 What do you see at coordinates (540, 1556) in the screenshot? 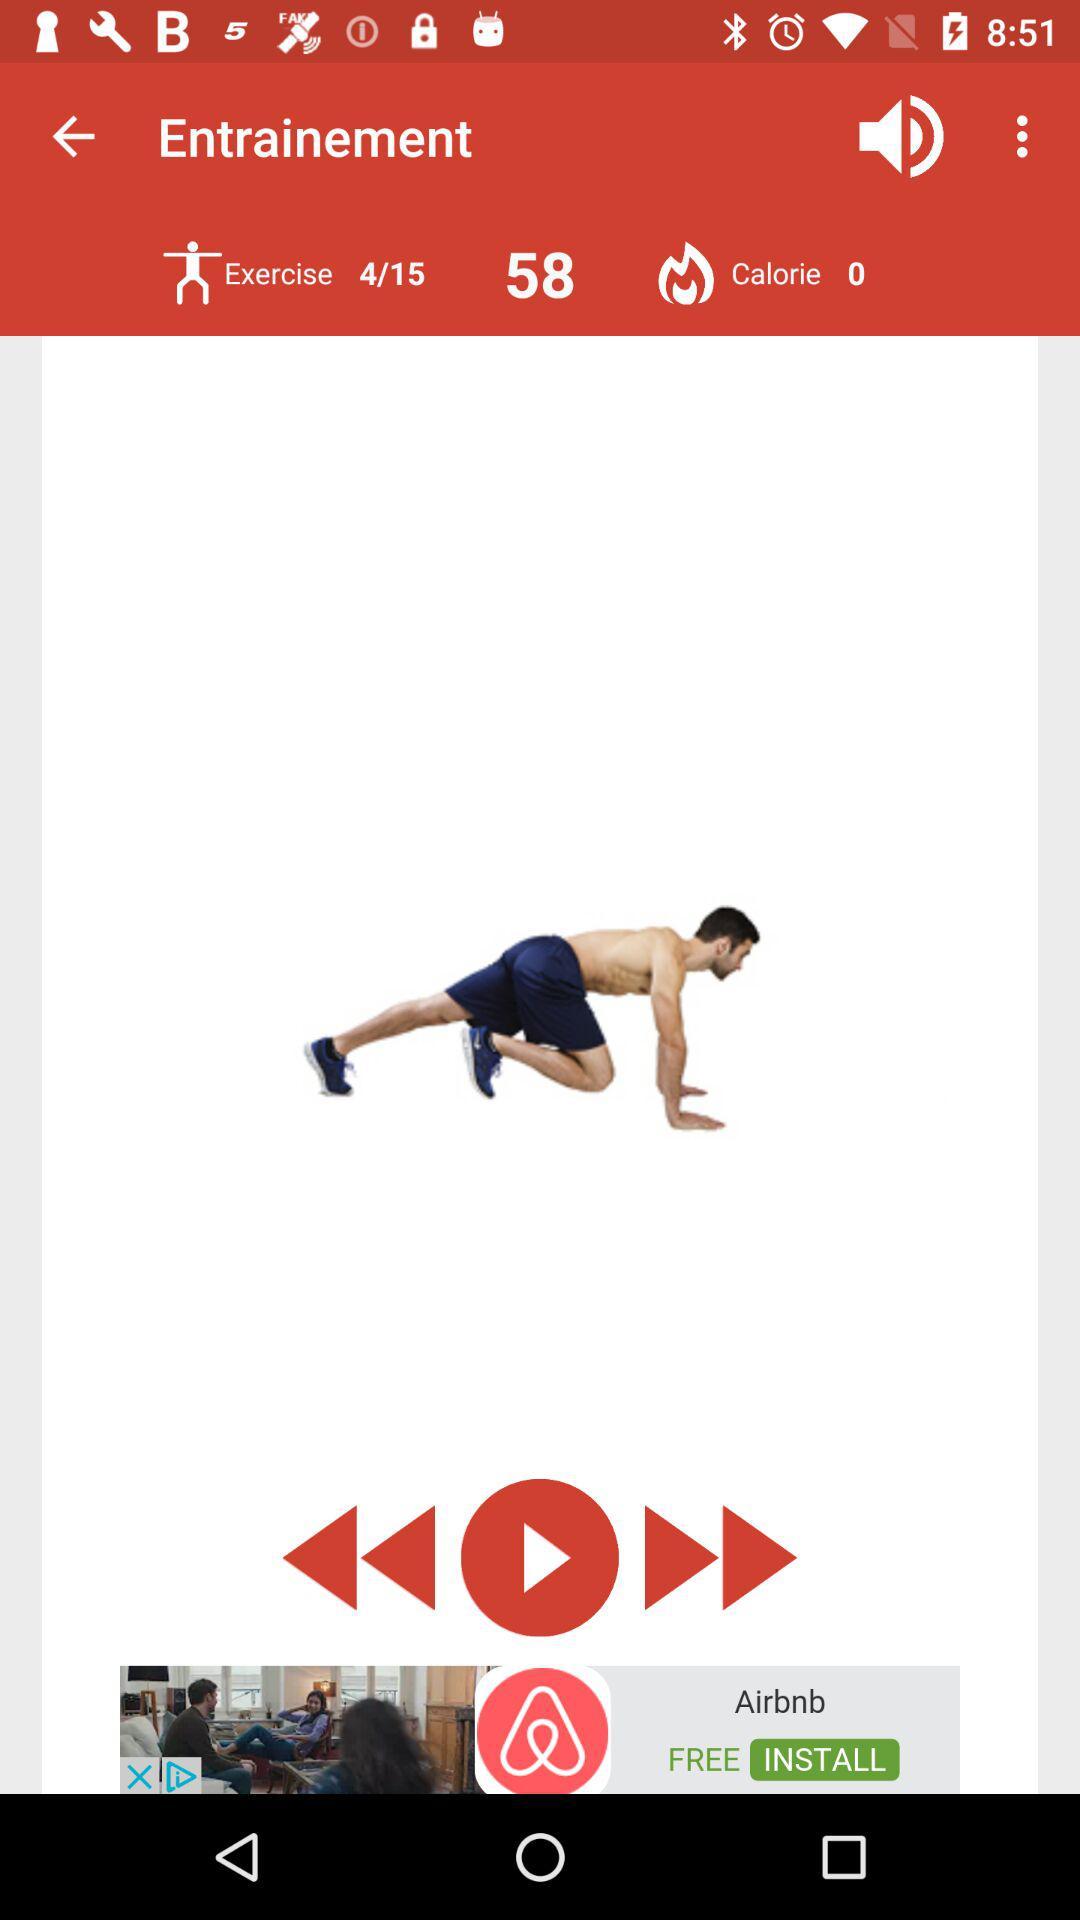
I see `start` at bounding box center [540, 1556].